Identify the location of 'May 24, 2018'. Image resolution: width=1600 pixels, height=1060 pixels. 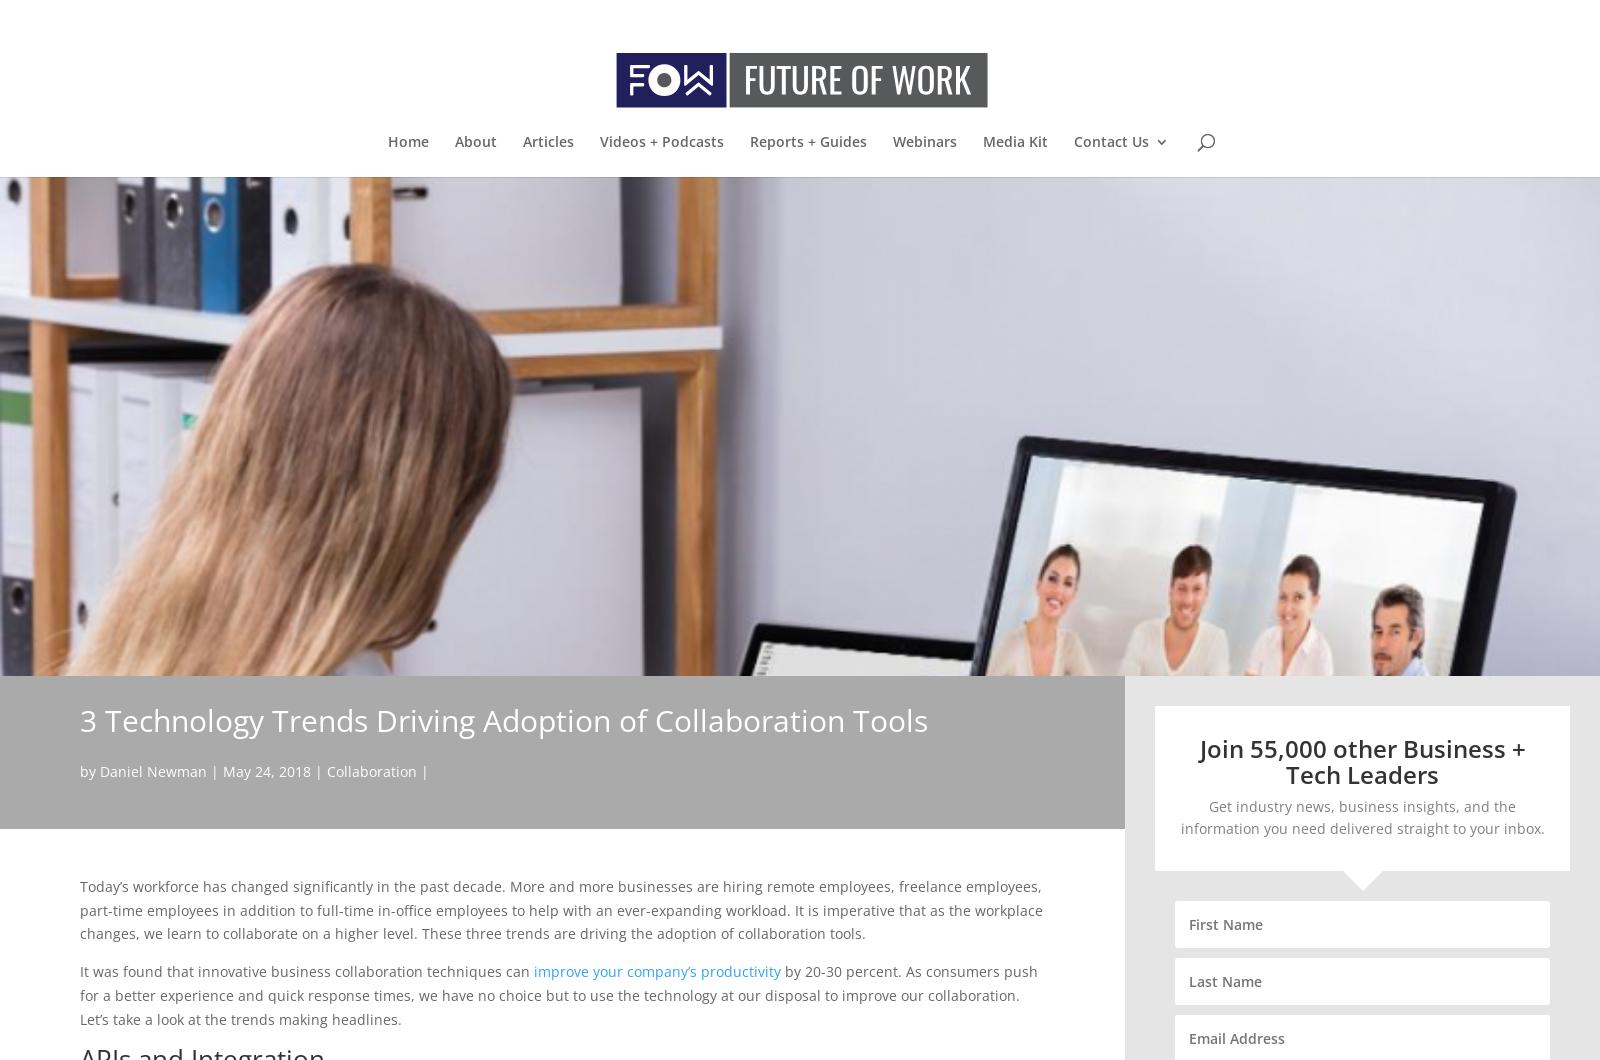
(267, 770).